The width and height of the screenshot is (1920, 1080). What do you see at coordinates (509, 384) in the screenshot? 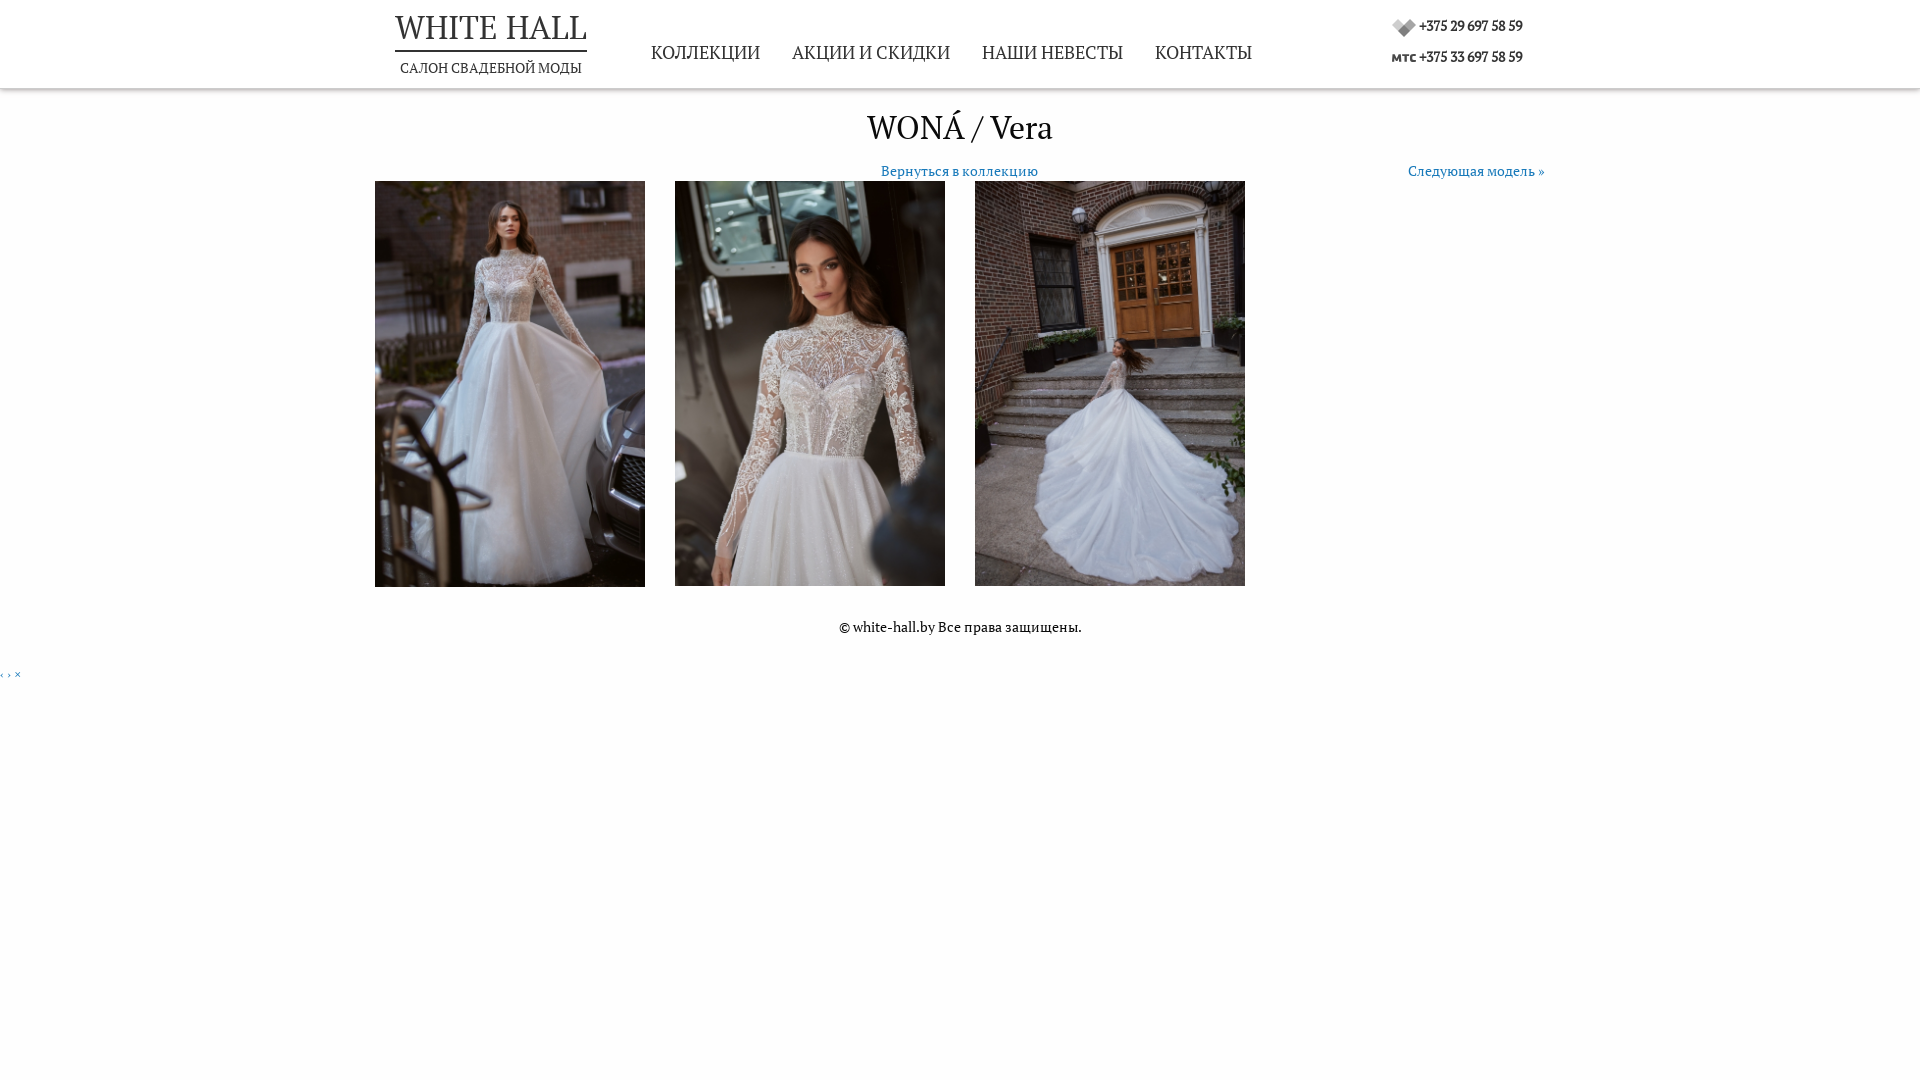
I see `'Vera'` at bounding box center [509, 384].